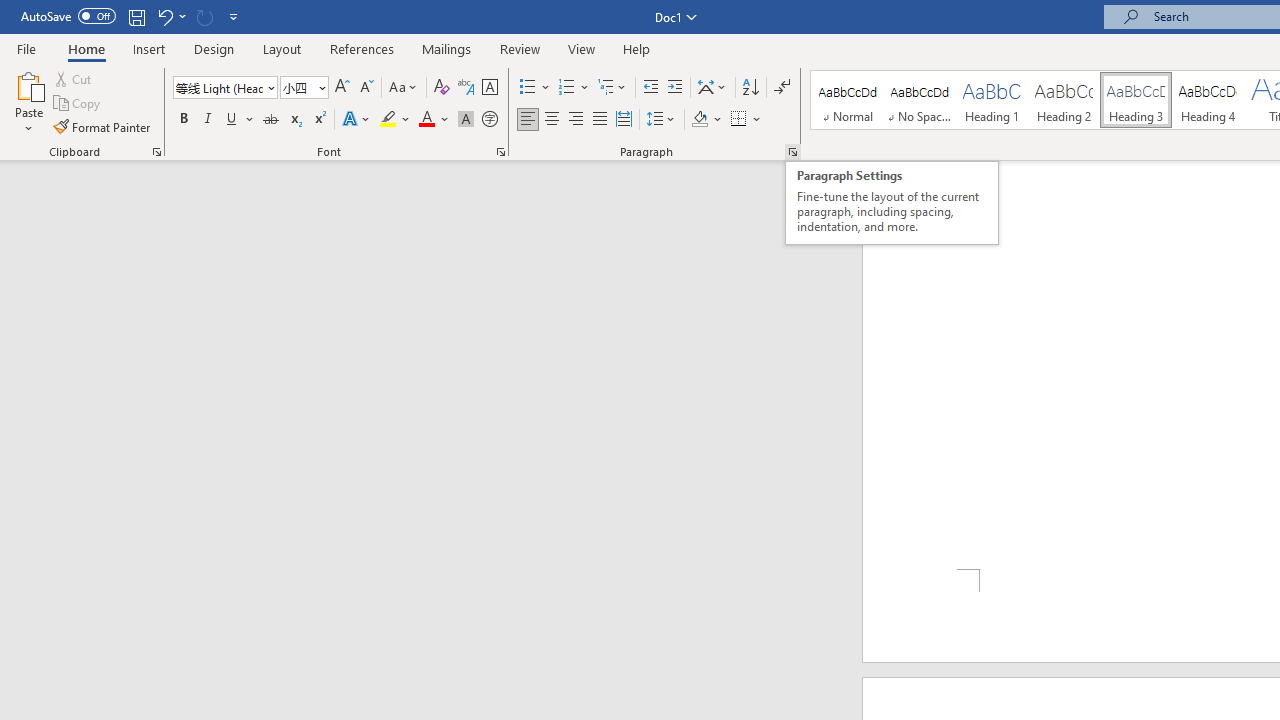 The width and height of the screenshot is (1280, 720). What do you see at coordinates (699, 119) in the screenshot?
I see `'Shading RGB(0, 0, 0)'` at bounding box center [699, 119].